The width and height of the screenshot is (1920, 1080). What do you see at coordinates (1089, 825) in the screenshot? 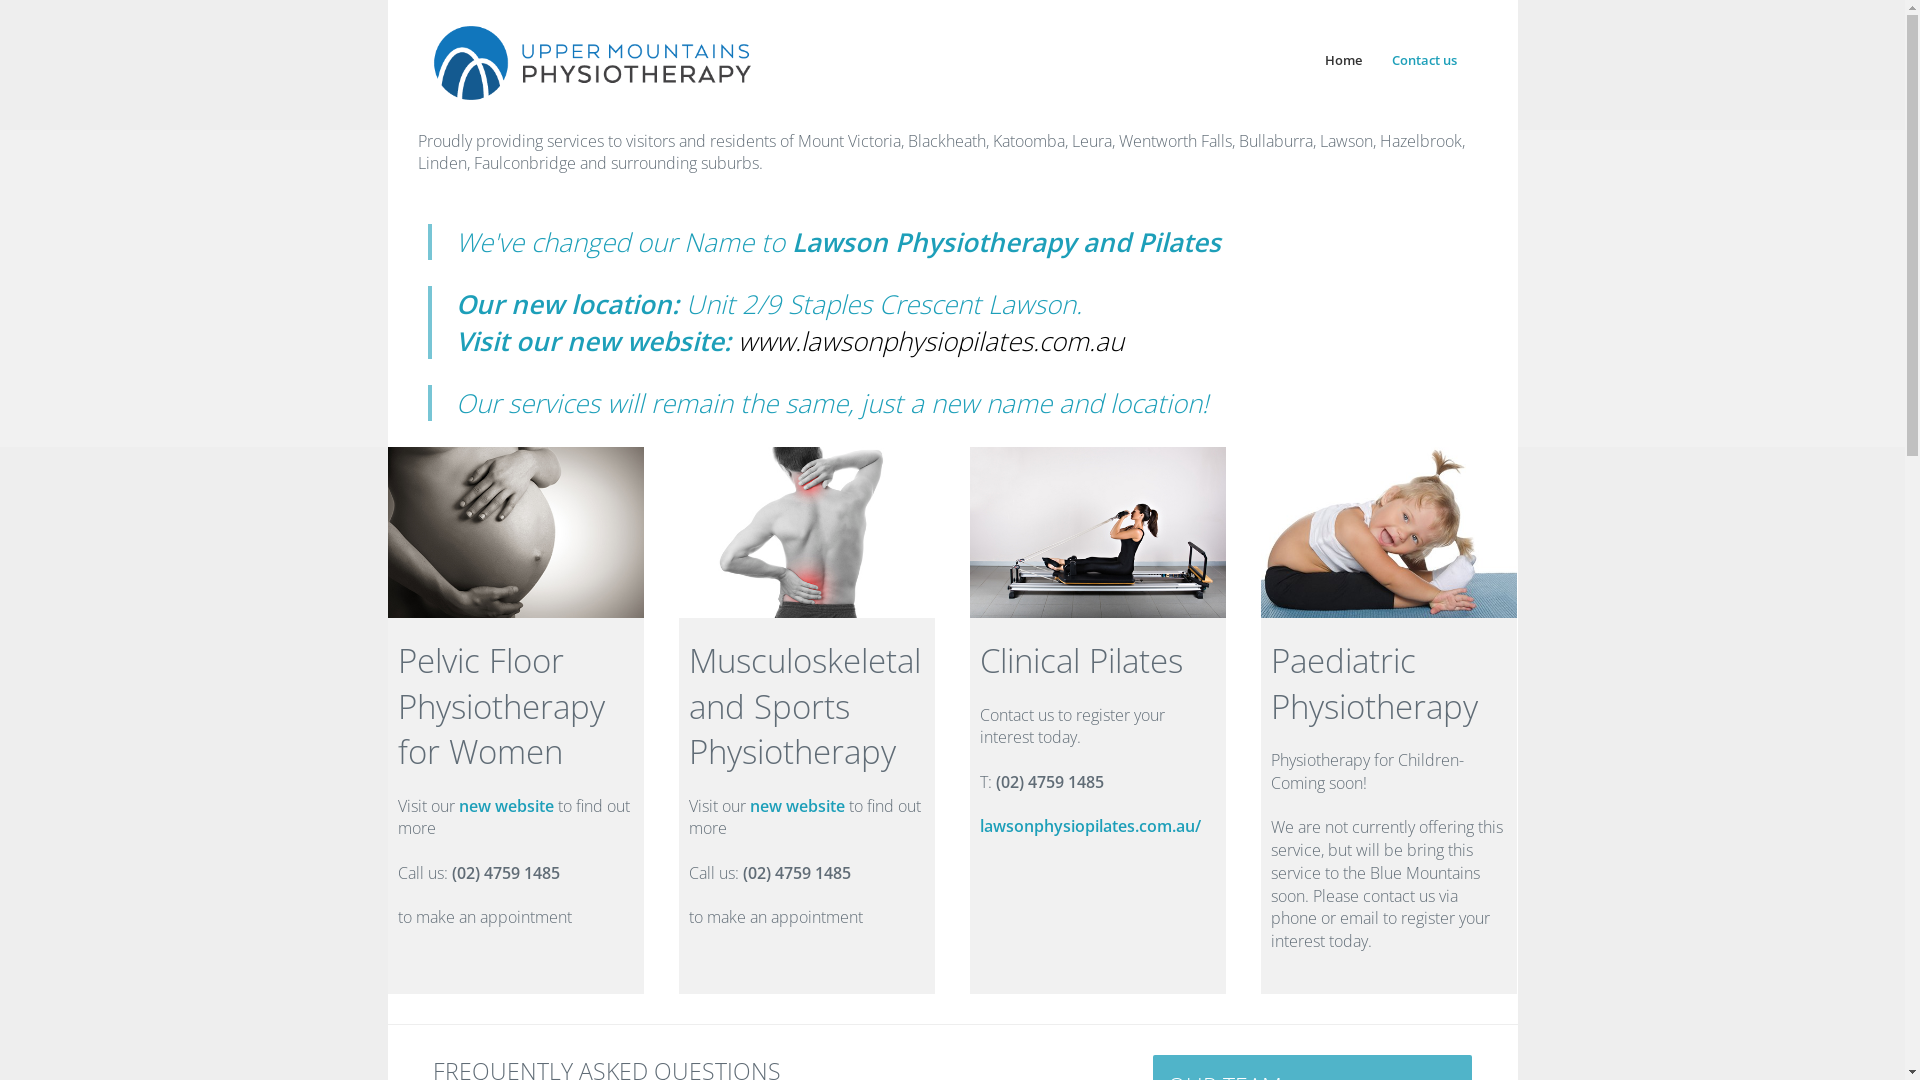
I see `'lawsonphysiopilates.com.au/'` at bounding box center [1089, 825].